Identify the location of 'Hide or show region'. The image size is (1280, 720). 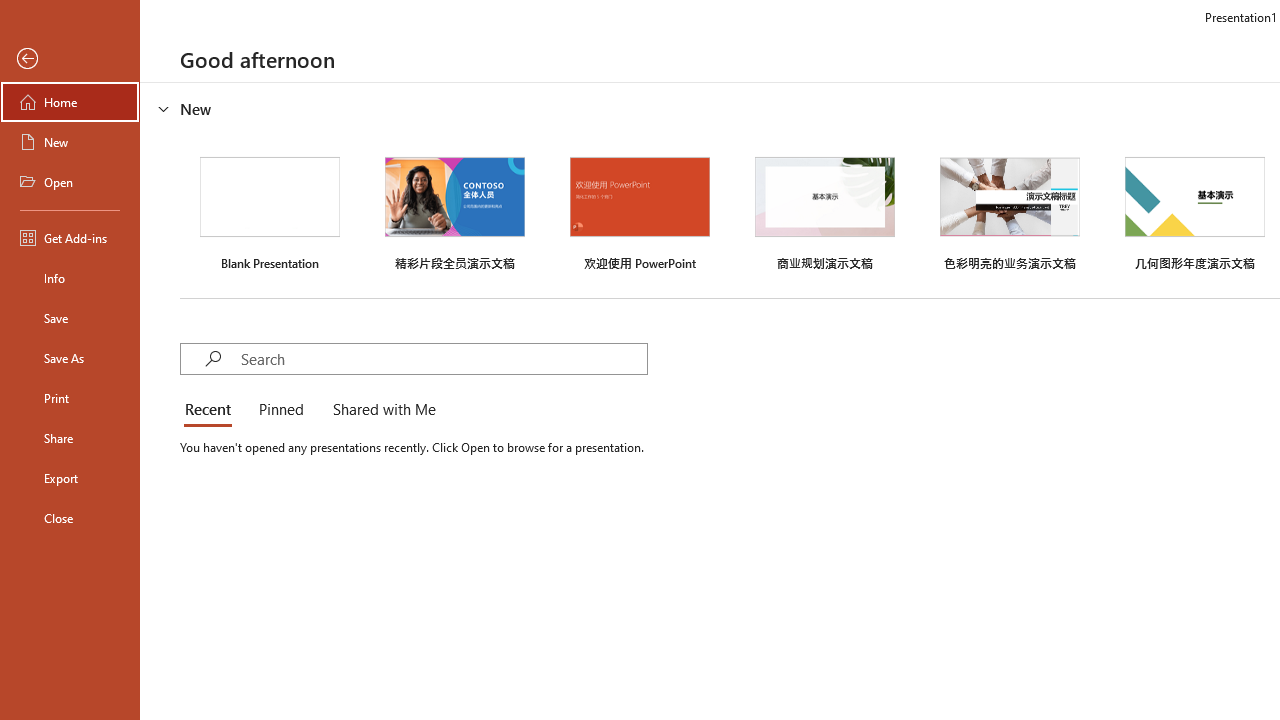
(164, 109).